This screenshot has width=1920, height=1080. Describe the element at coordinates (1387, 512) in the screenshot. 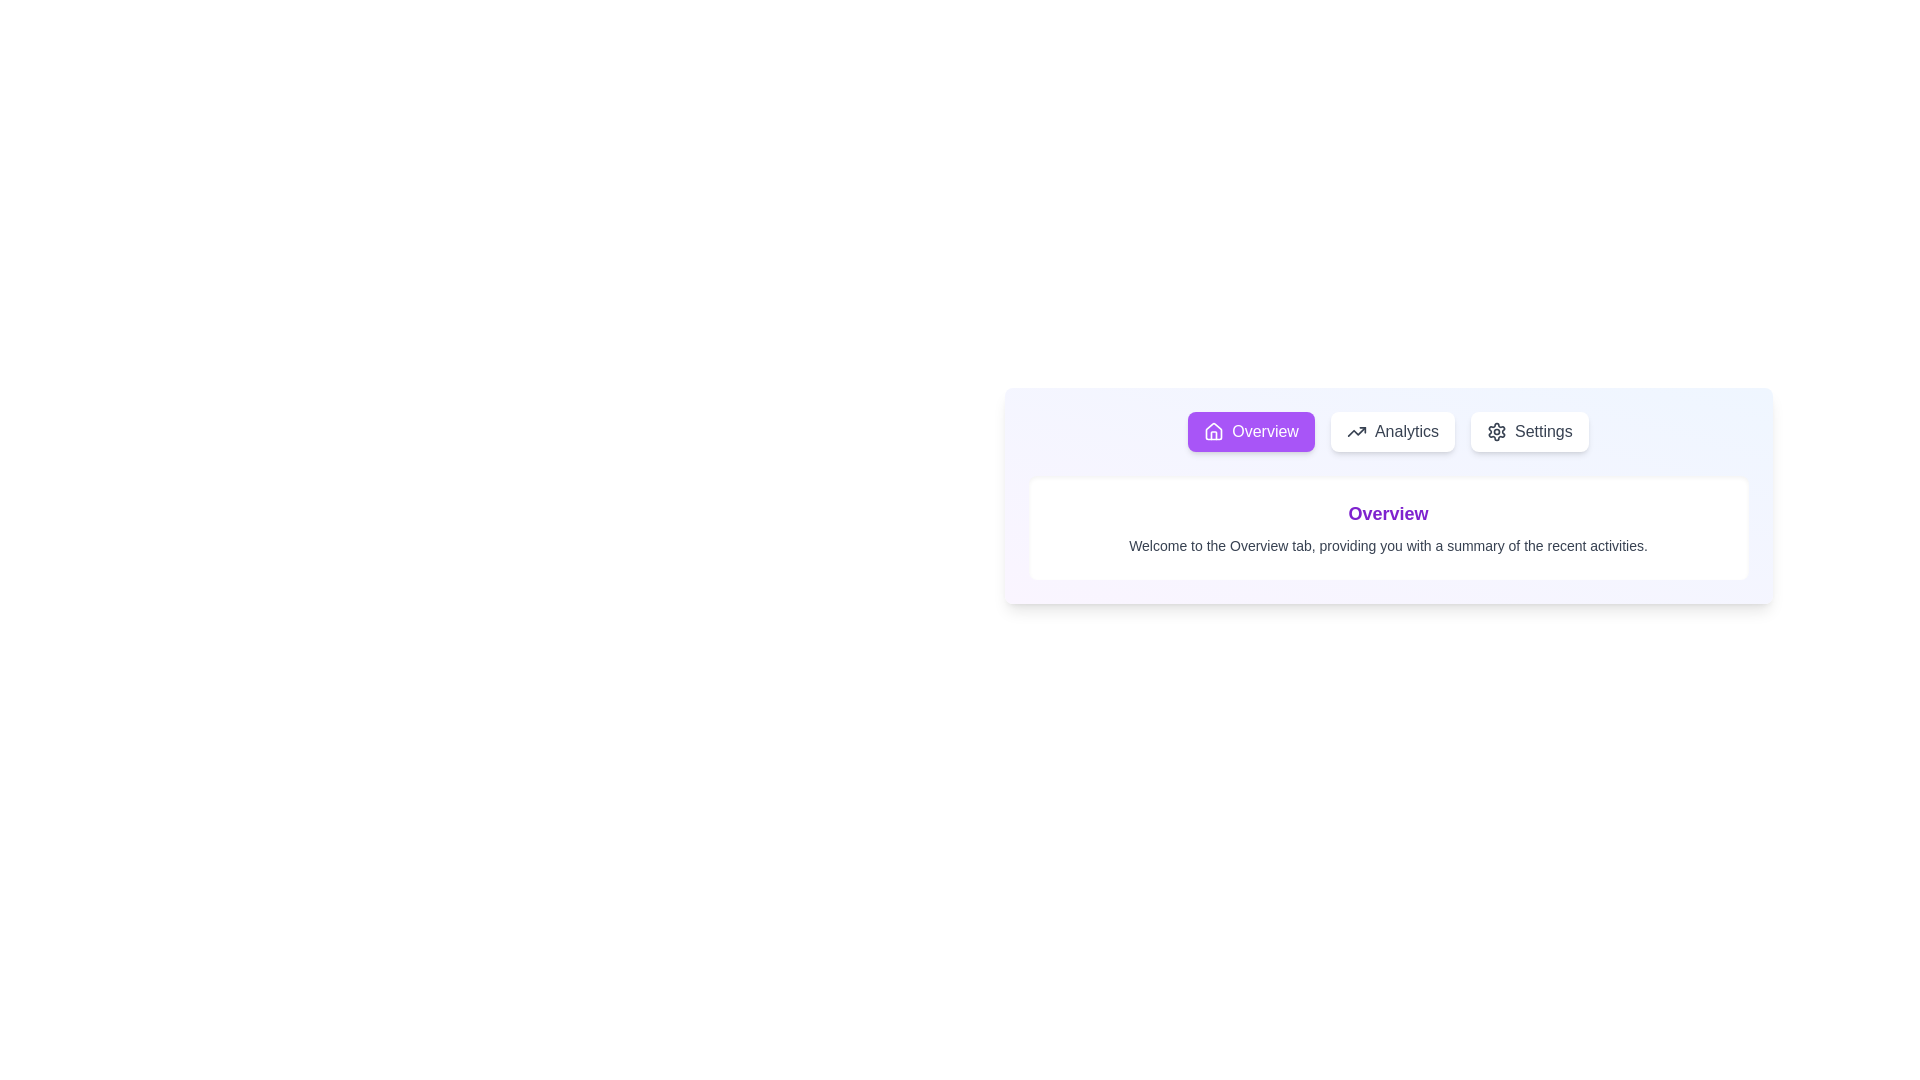

I see `the 'Overview' text label, which is prominently displayed in a large, bold, purple font above the descriptive text area` at that location.